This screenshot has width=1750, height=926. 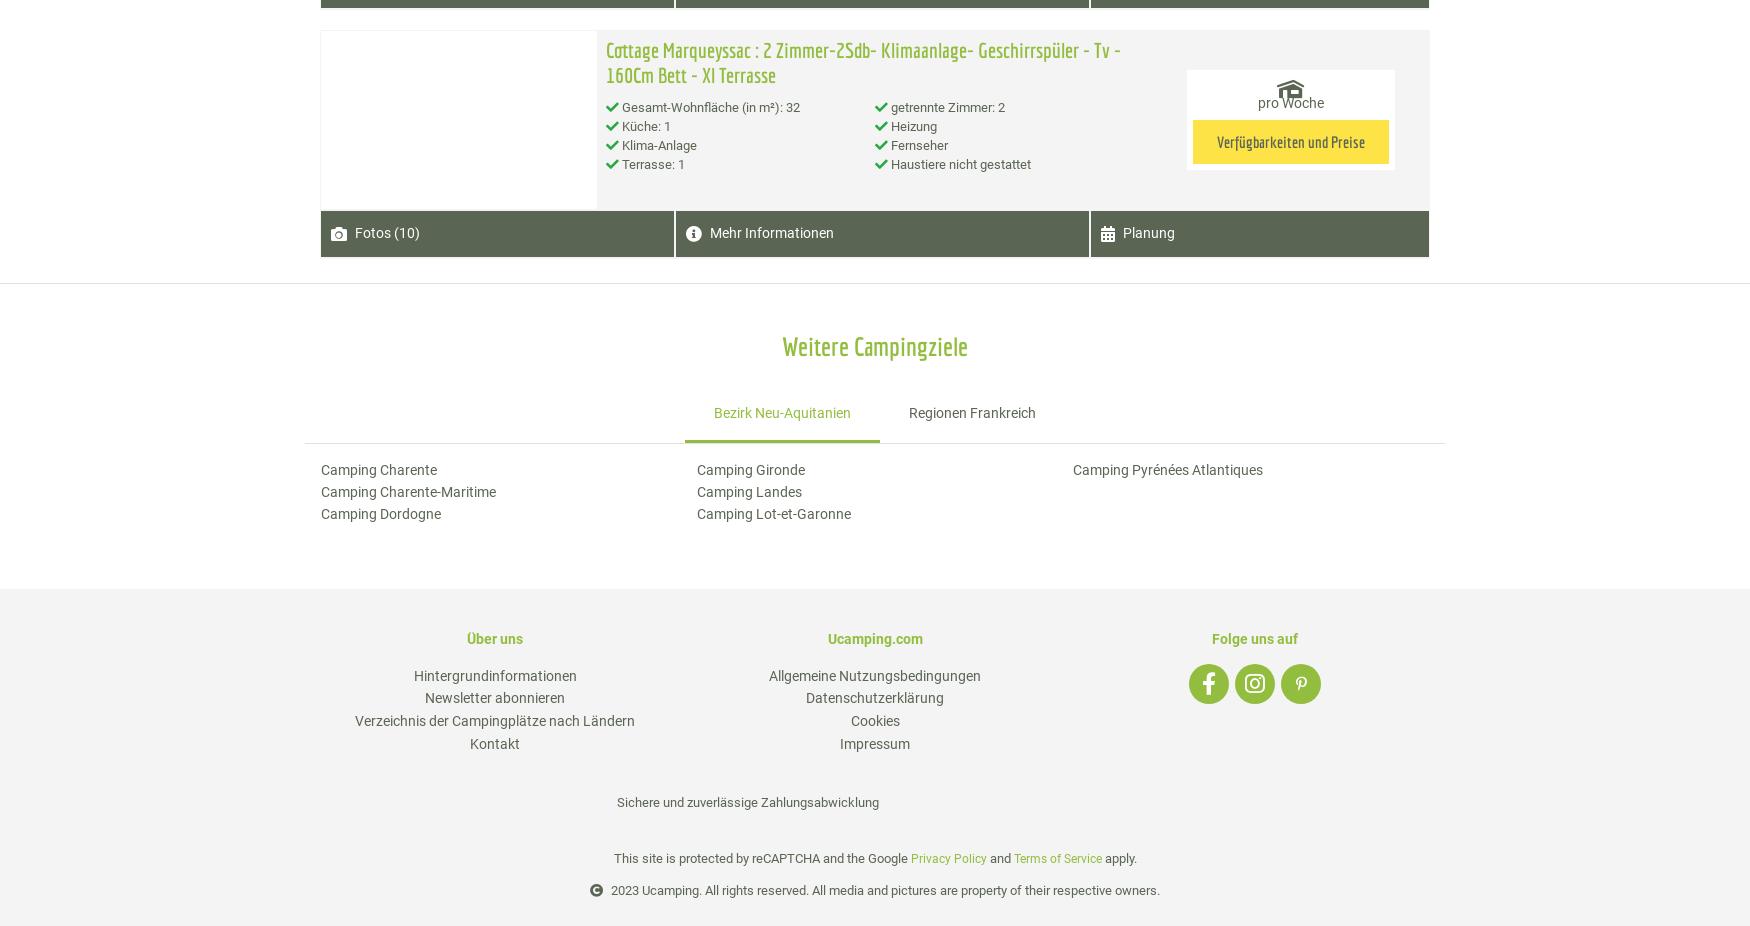 What do you see at coordinates (1289, 101) in the screenshot?
I see `'pro Woche'` at bounding box center [1289, 101].